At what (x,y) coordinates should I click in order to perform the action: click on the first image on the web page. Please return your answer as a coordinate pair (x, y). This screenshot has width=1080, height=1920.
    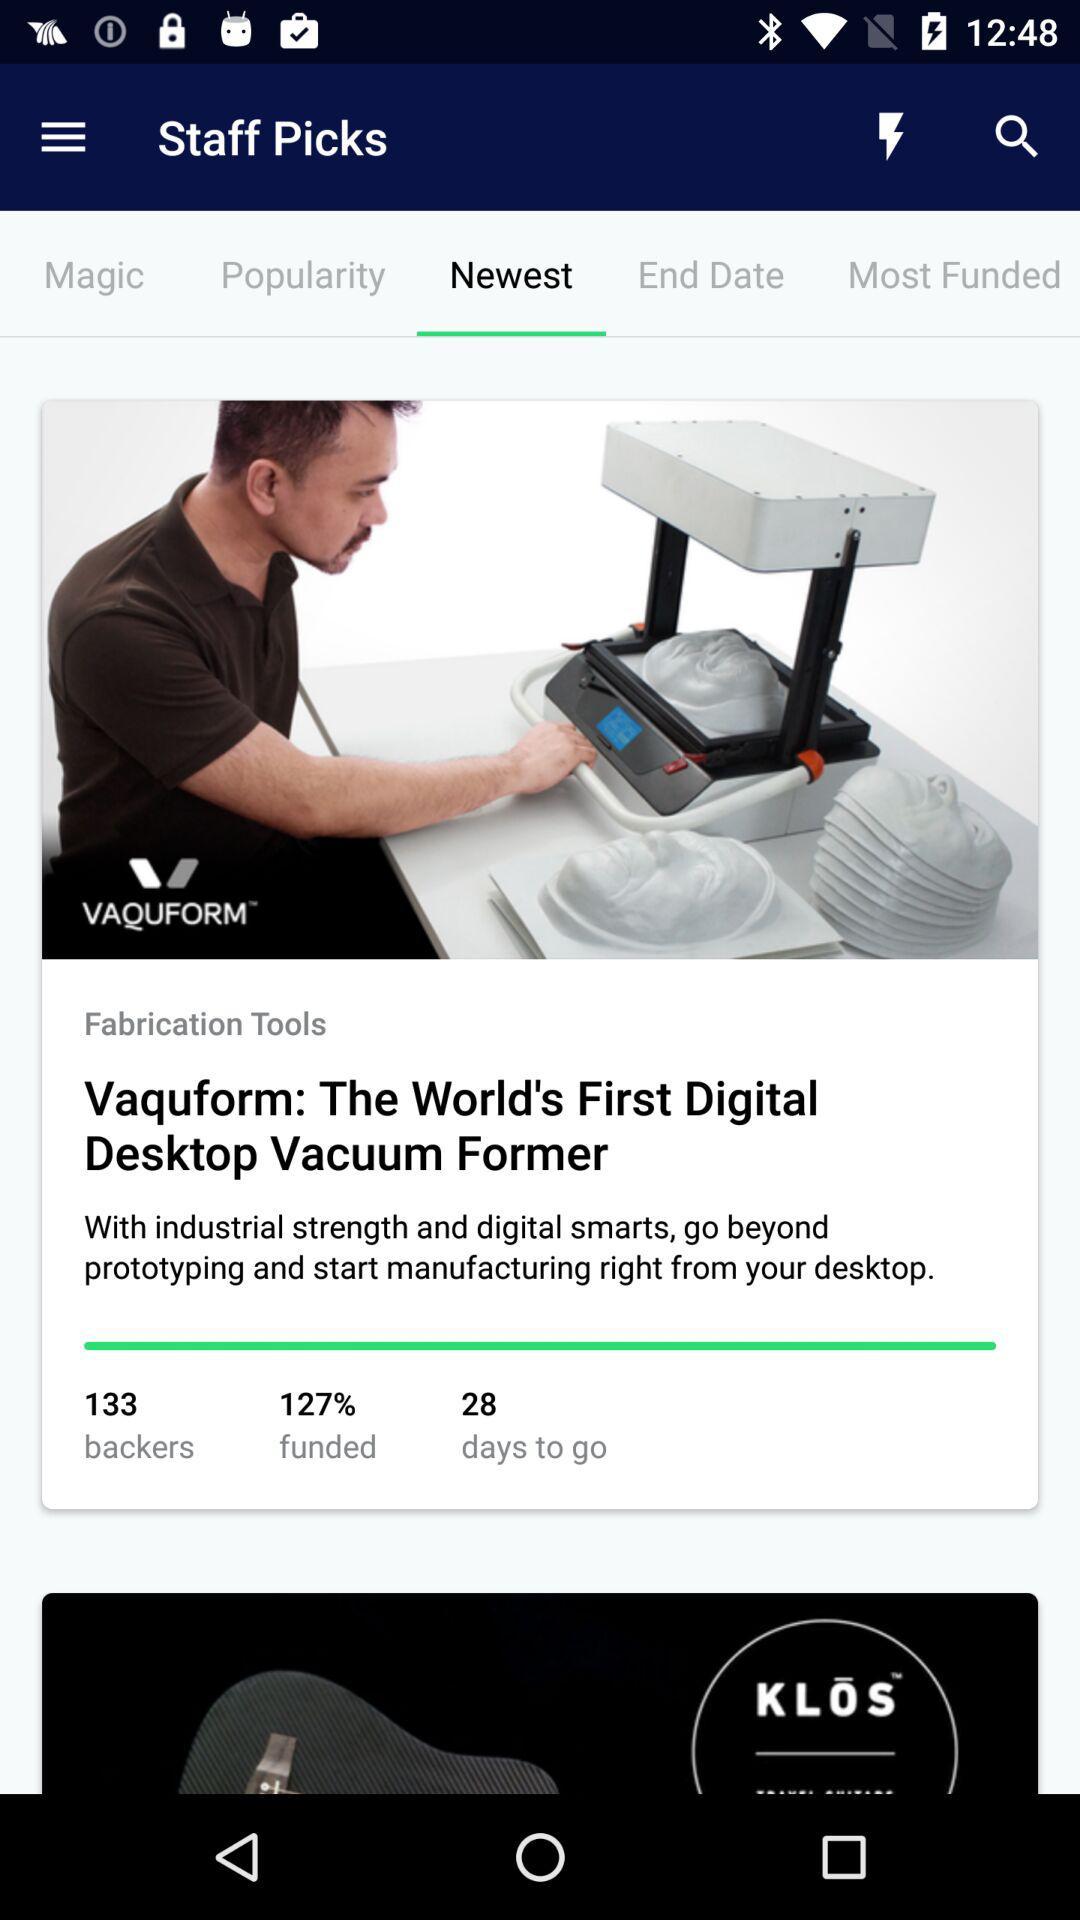
    Looking at the image, I should click on (540, 680).